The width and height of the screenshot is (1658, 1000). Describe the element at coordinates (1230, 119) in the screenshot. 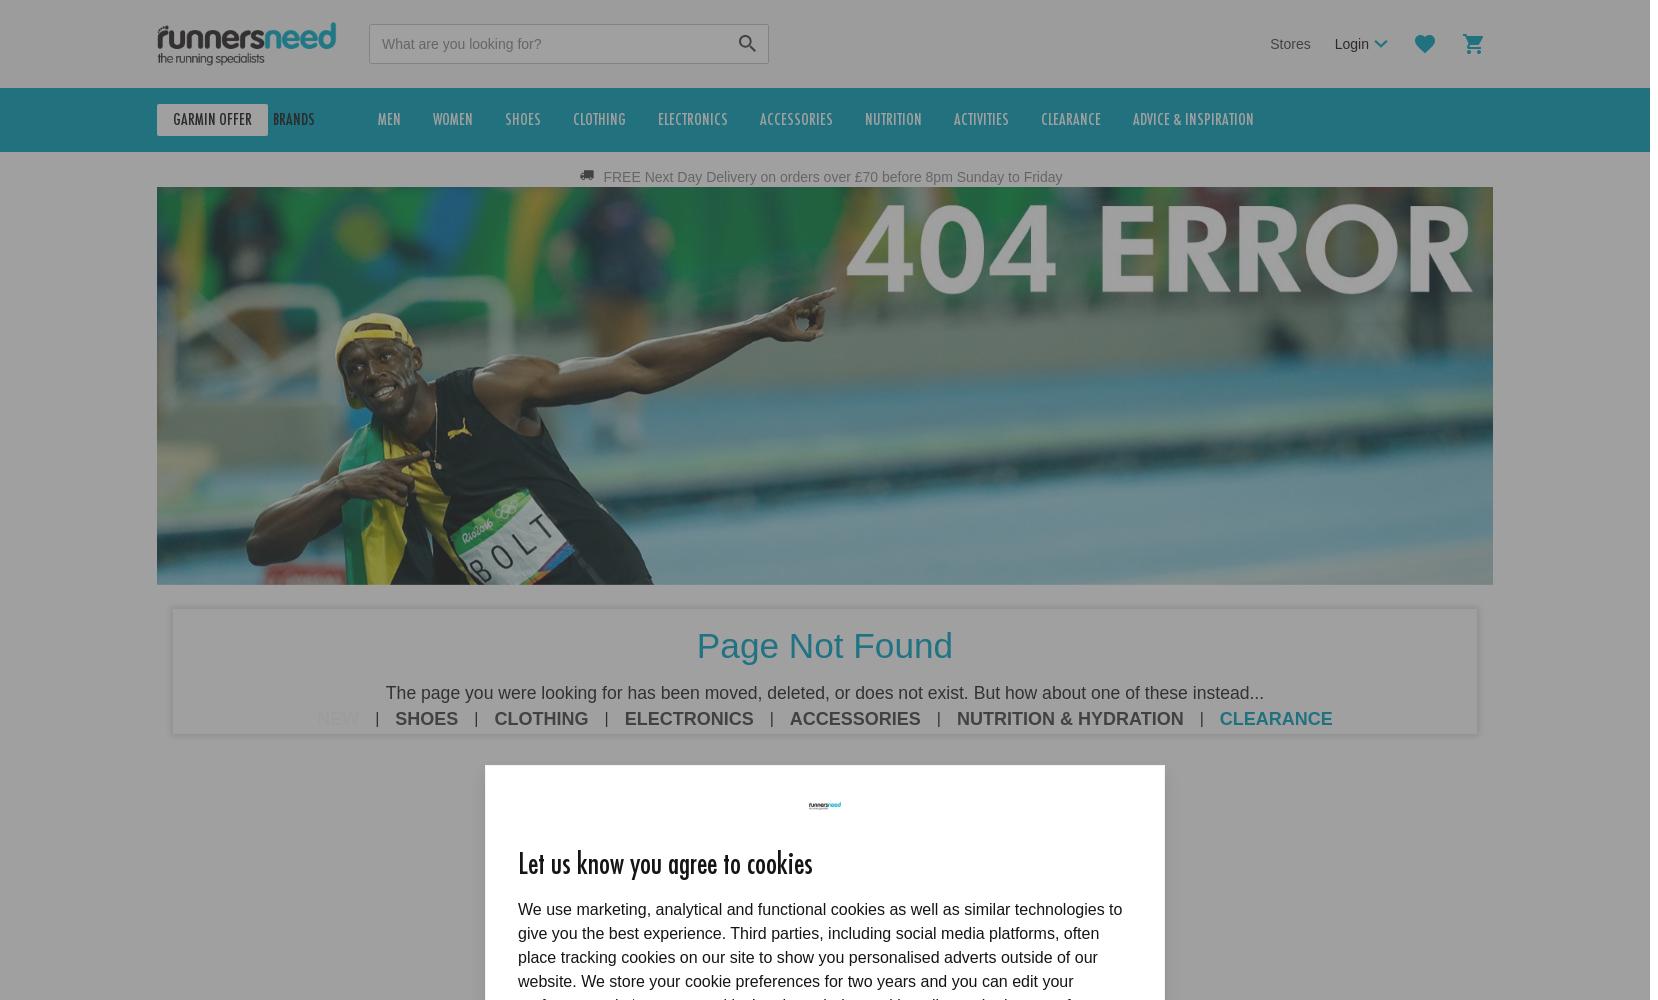

I see `'ADVICE & INSPIRATION'` at that location.